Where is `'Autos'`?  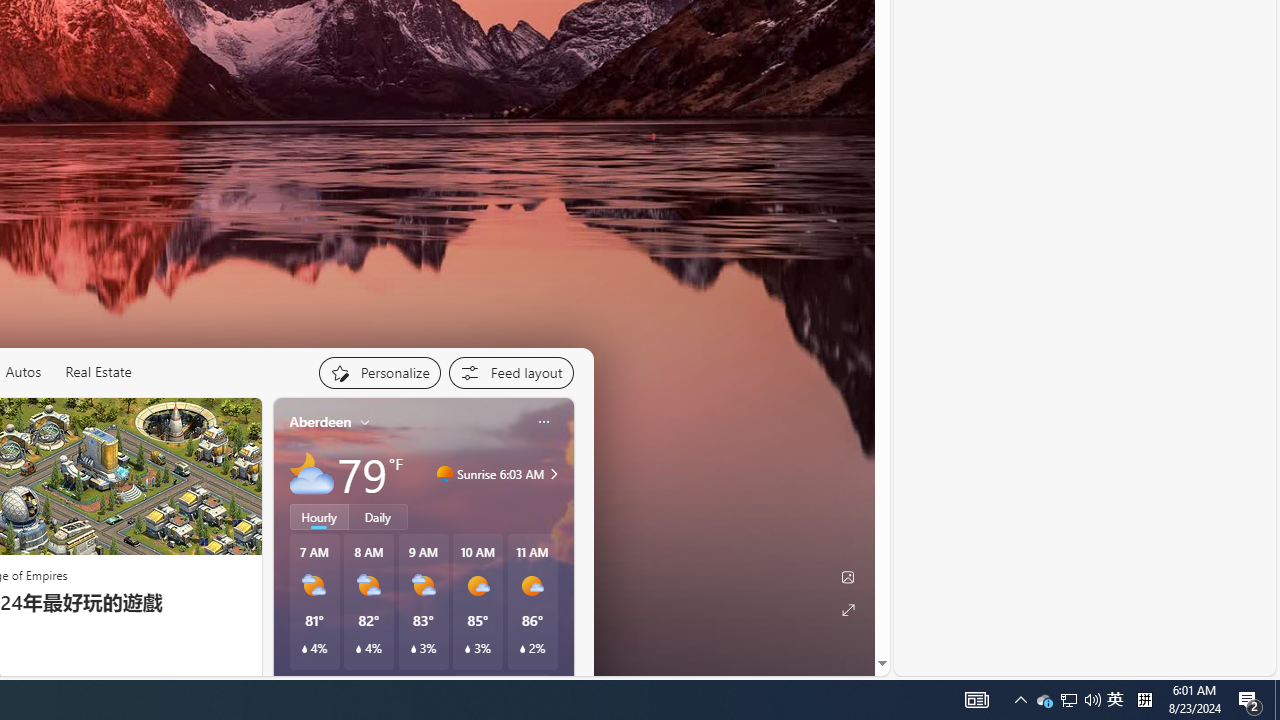
'Autos' is located at coordinates (23, 371).